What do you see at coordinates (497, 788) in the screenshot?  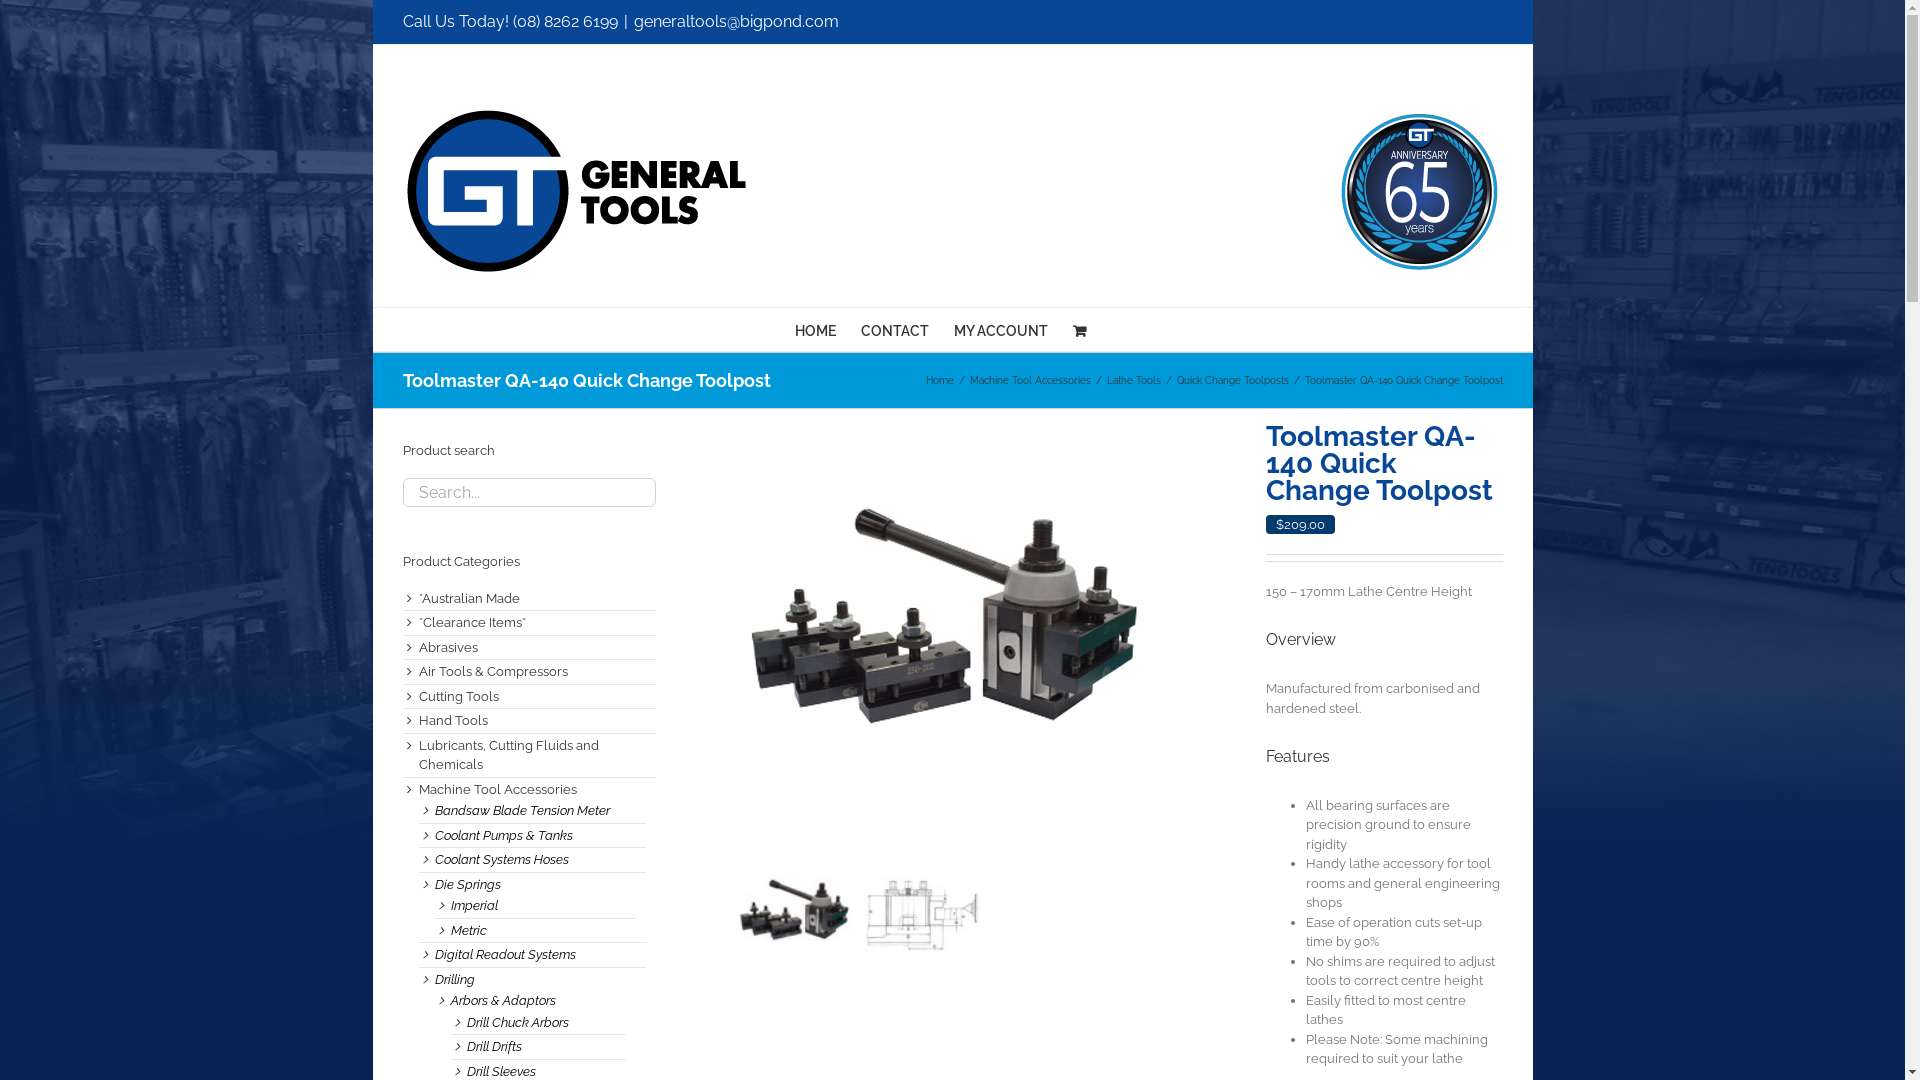 I see `'Machine Tool Accessories'` at bounding box center [497, 788].